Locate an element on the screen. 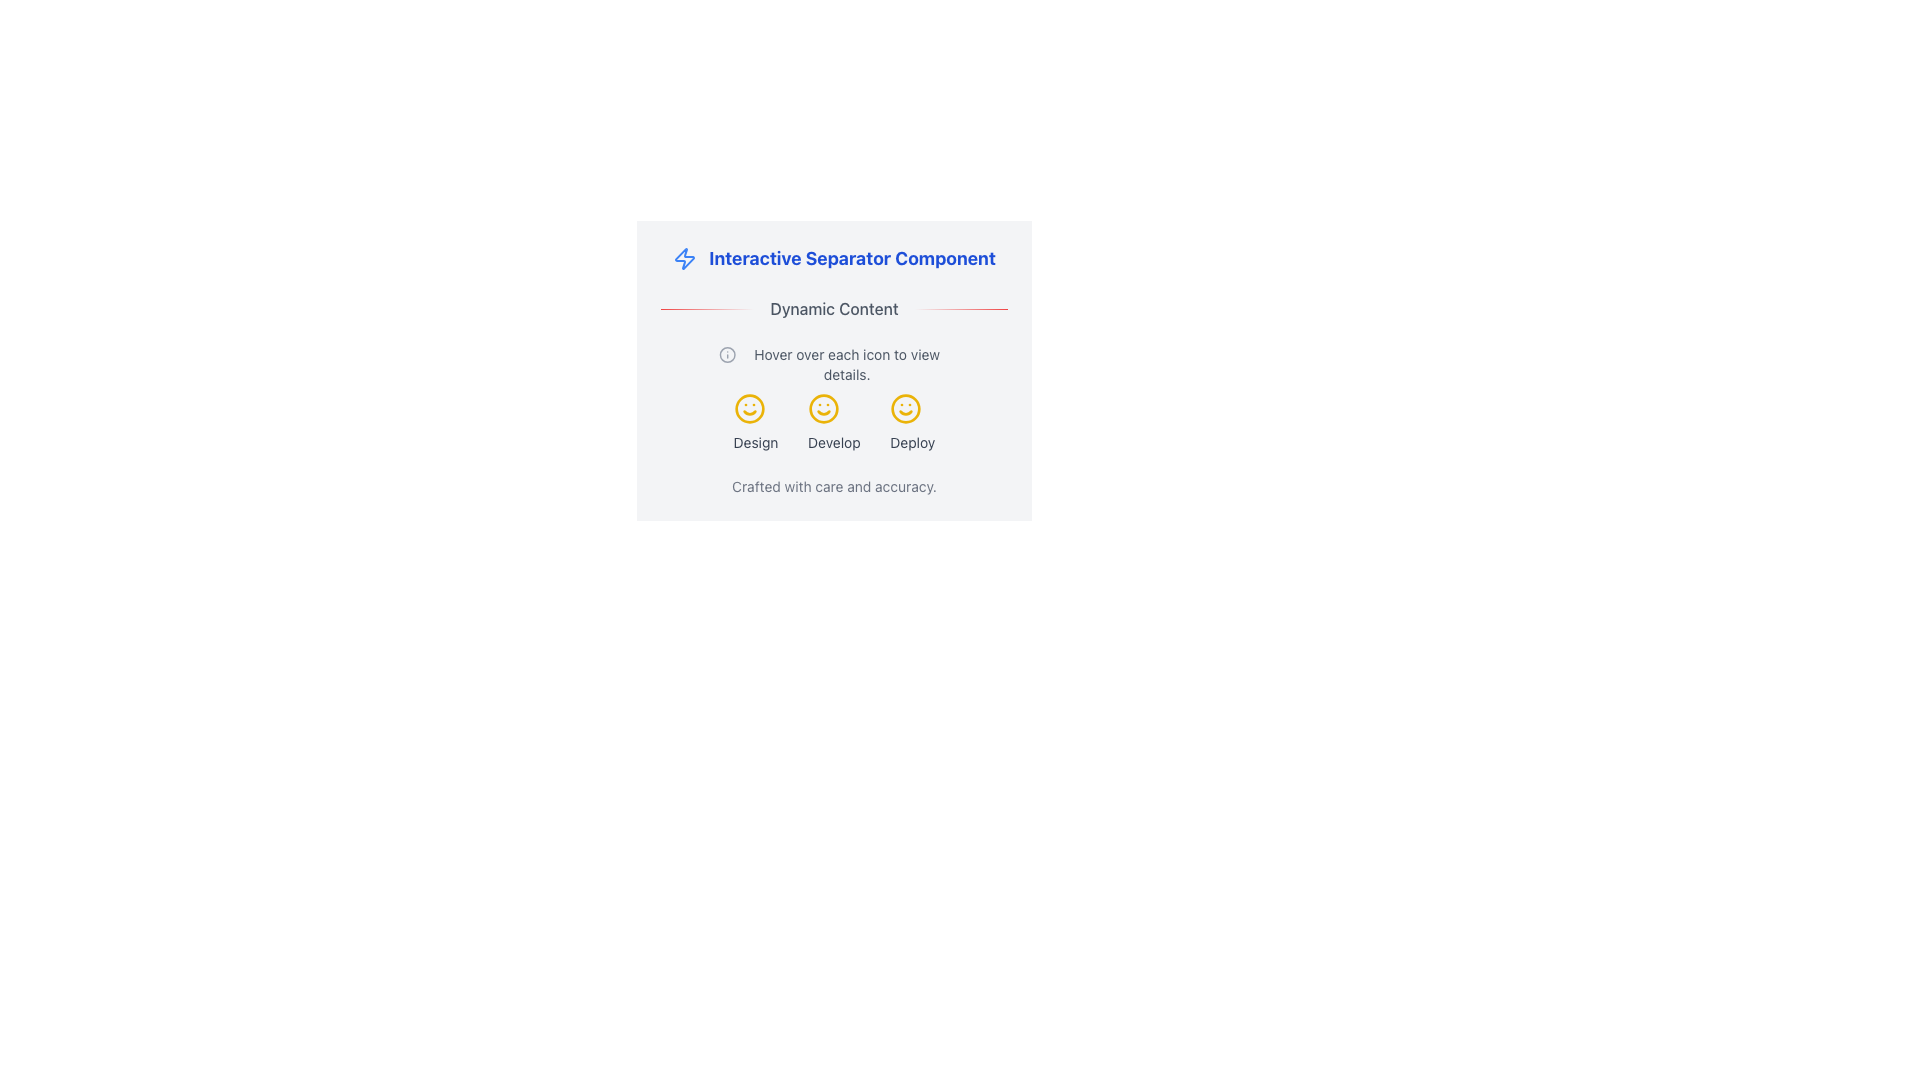  the middle circular icon with a yellow outline, which is part of a smiling face illustration, located beneath the heading 'Dynamic Content' and positioned between the 'Design' and 'Deploy' icons is located at coordinates (824, 407).